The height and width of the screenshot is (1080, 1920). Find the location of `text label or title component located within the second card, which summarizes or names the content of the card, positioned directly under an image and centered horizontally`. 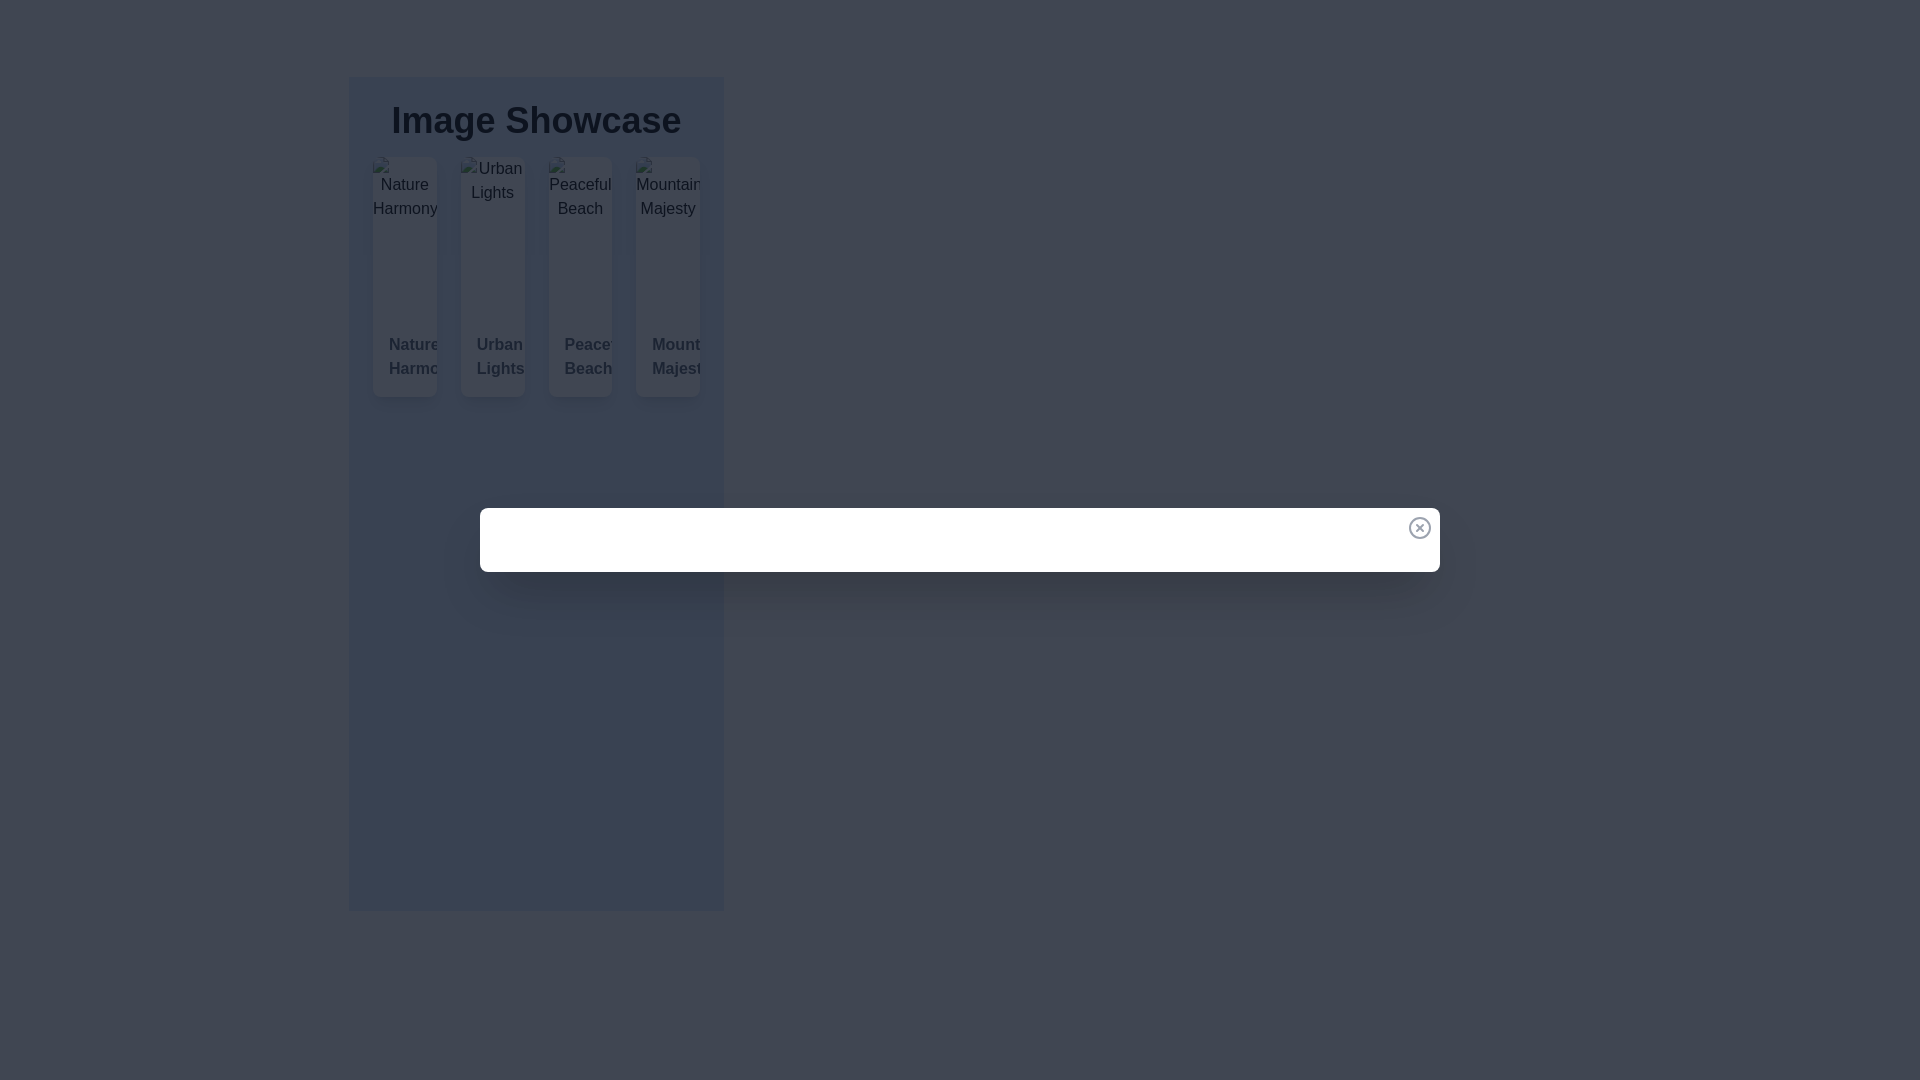

text label or title component located within the second card, which summarizes or names the content of the card, positioned directly under an image and centered horizontally is located at coordinates (492, 356).